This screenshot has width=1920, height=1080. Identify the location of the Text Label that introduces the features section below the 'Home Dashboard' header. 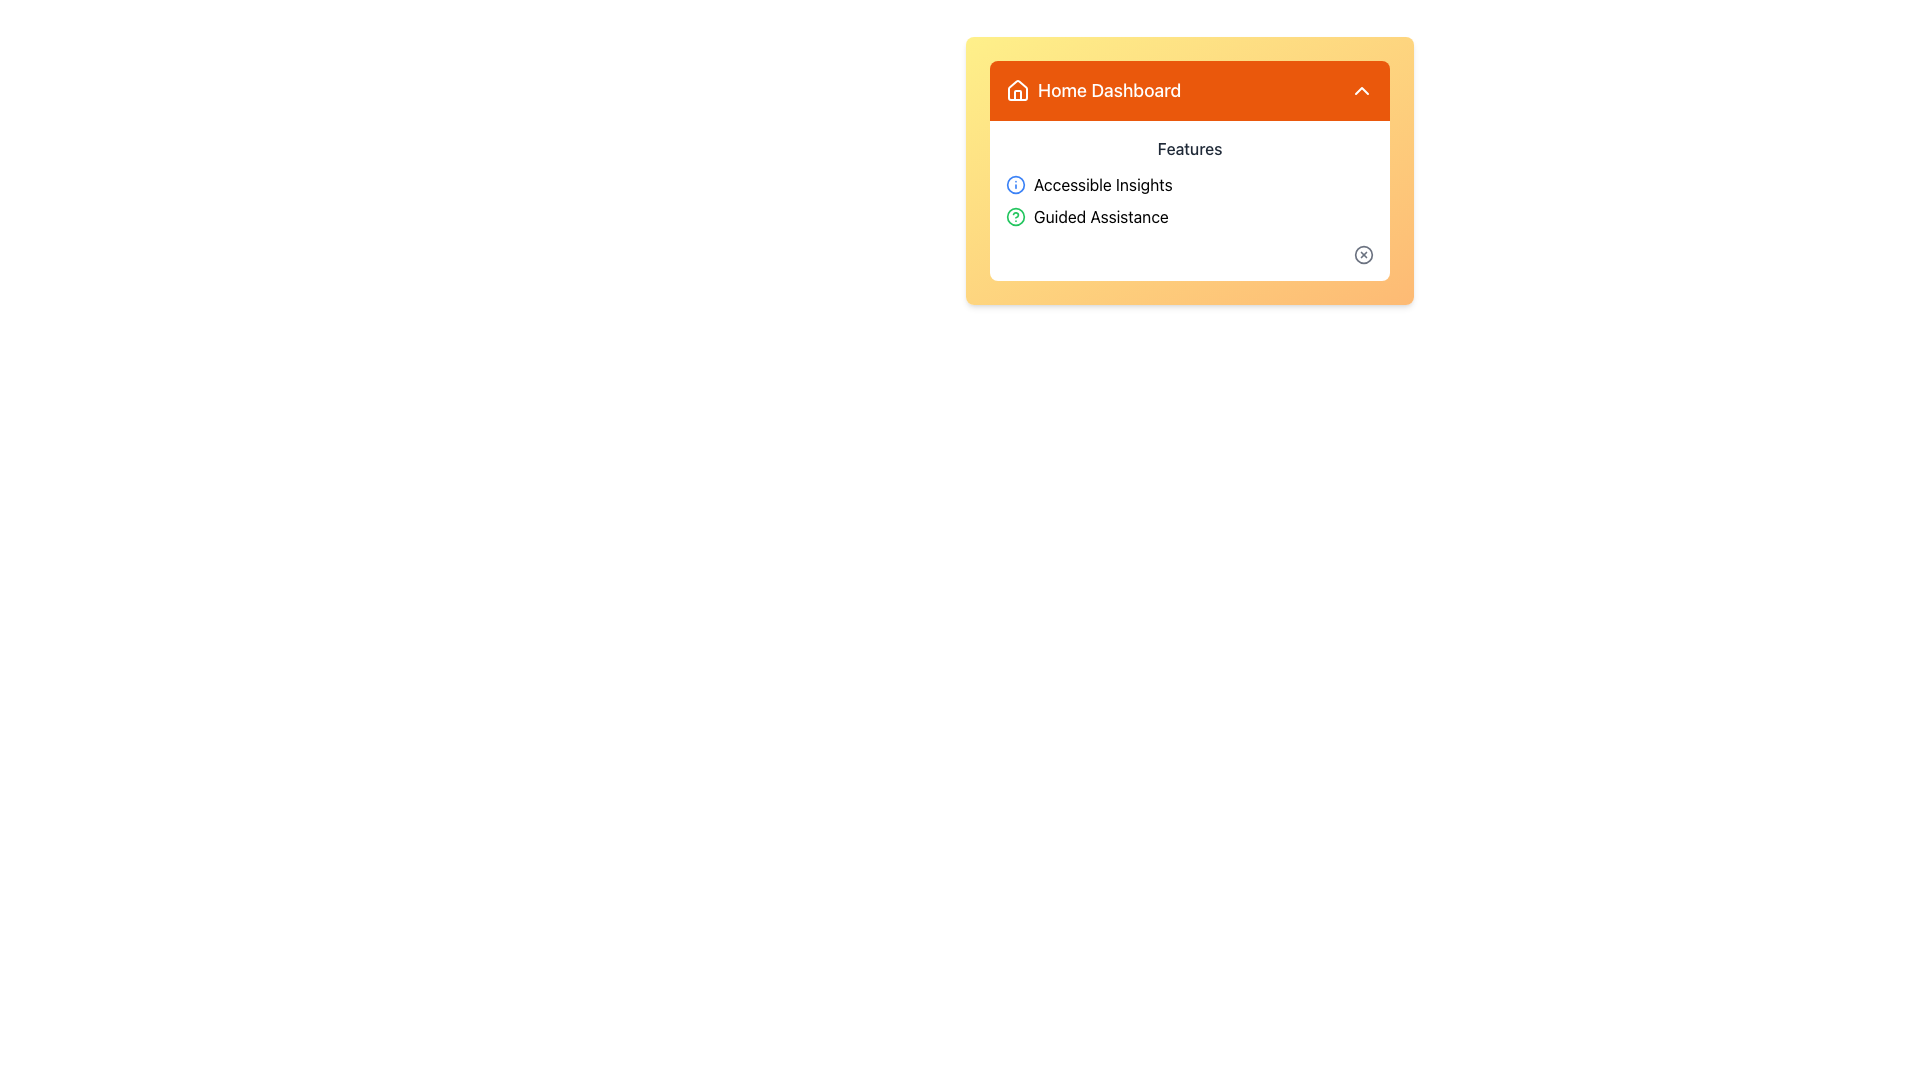
(1190, 148).